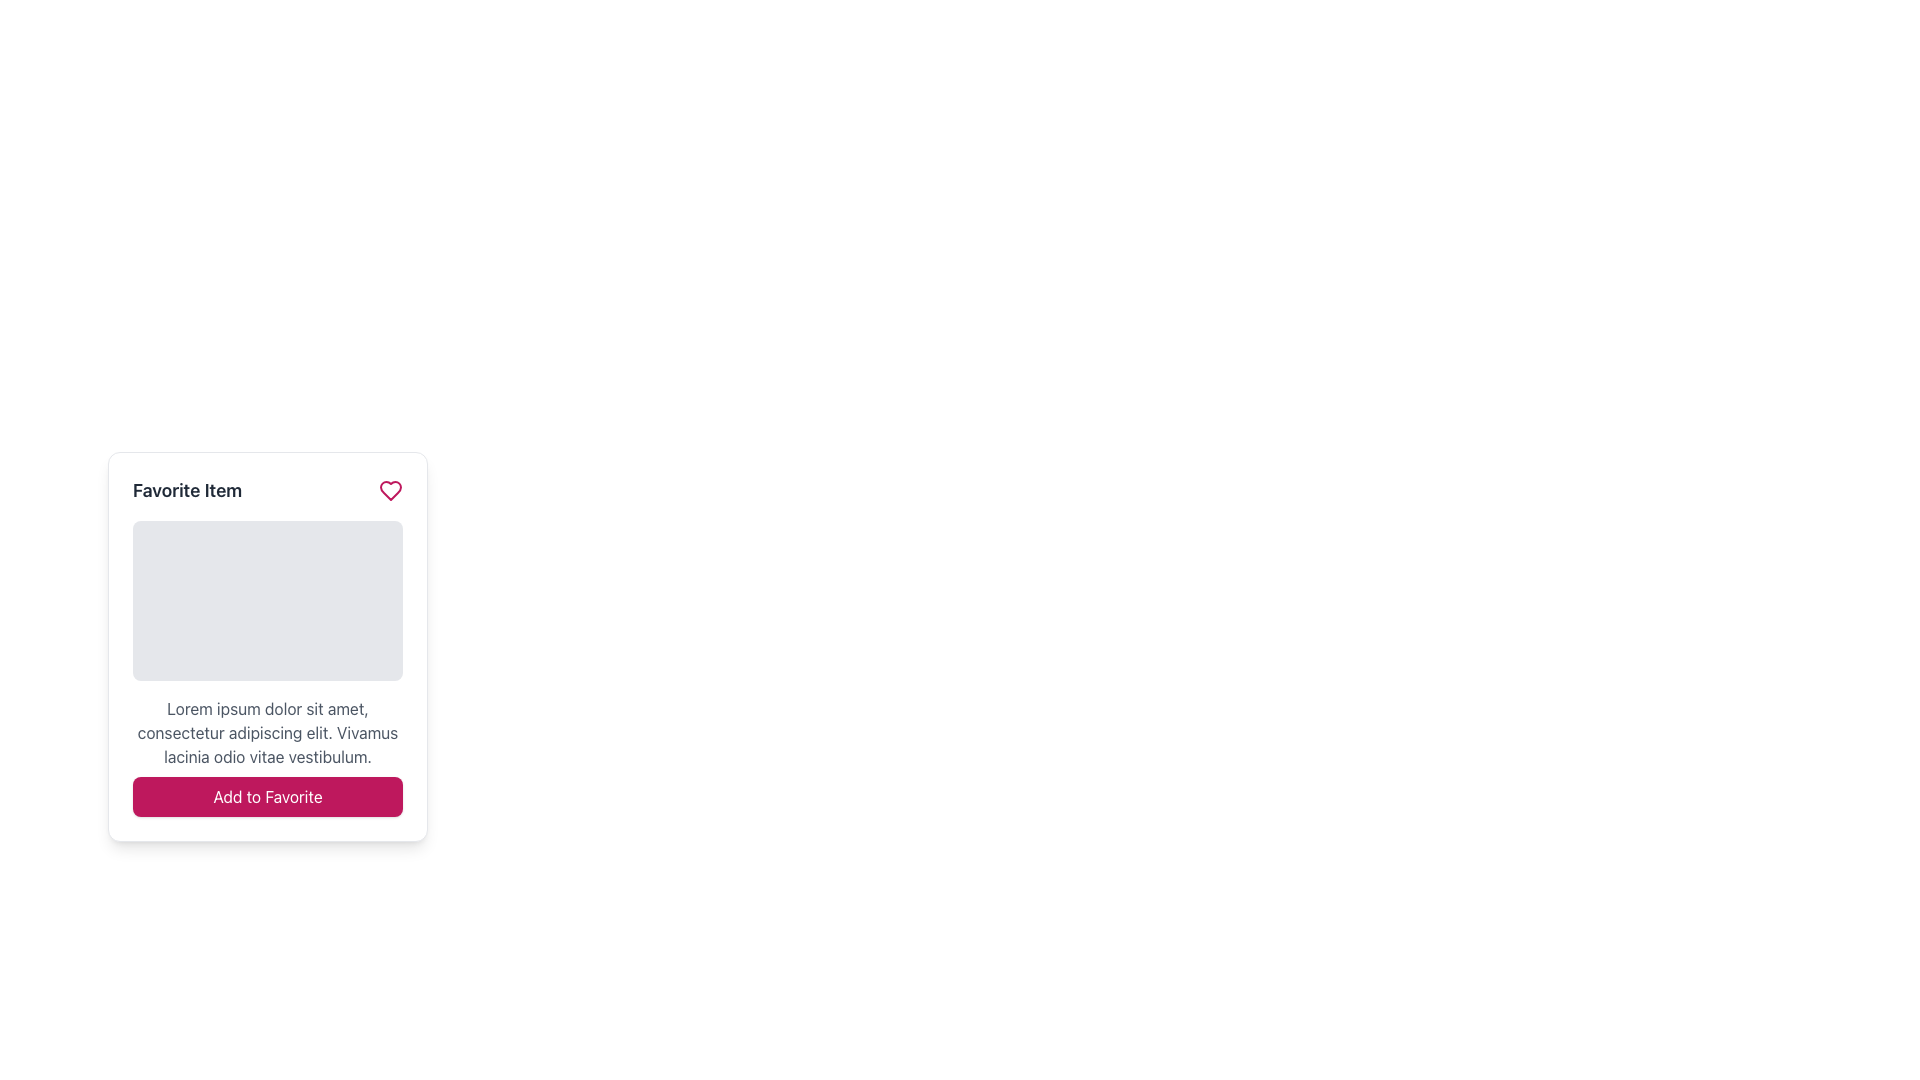 The height and width of the screenshot is (1080, 1920). What do you see at coordinates (390, 490) in the screenshot?
I see `the favorite button located to the far right of the 'Favorite Item' heading` at bounding box center [390, 490].